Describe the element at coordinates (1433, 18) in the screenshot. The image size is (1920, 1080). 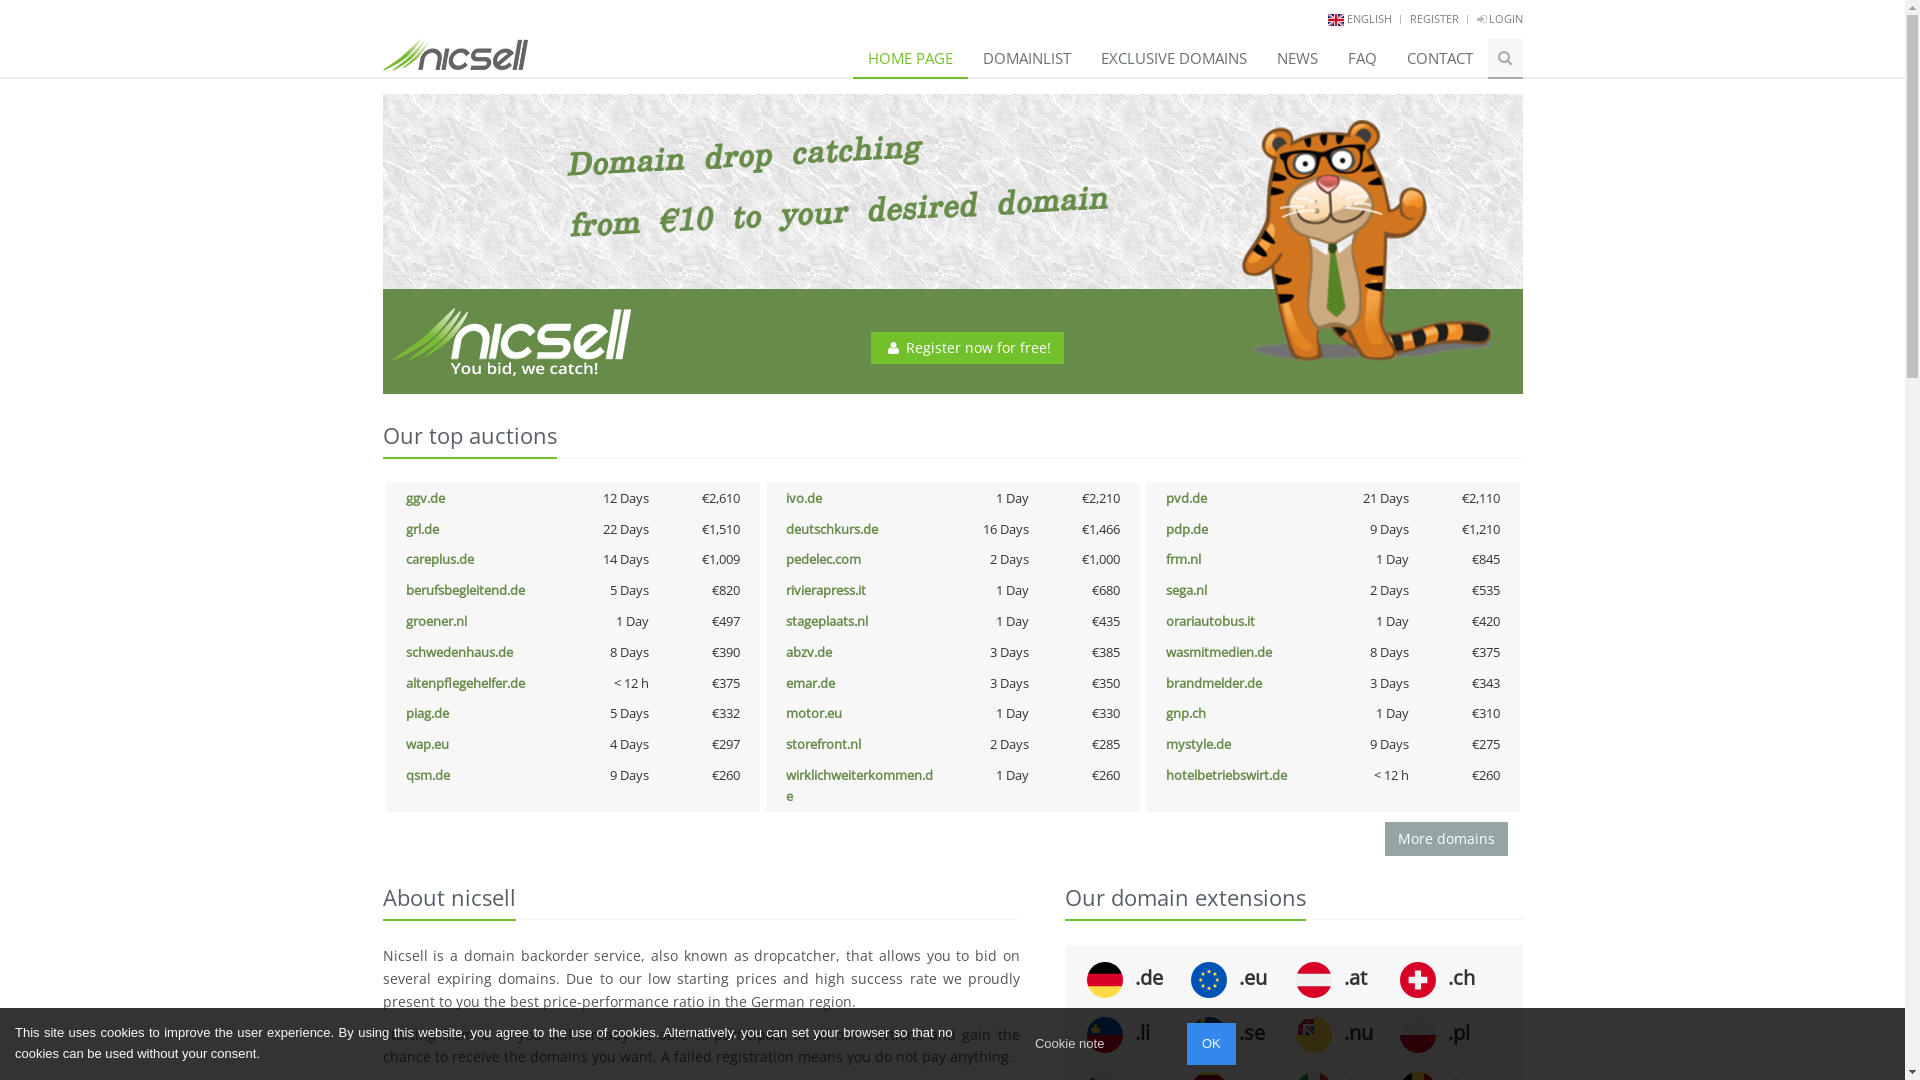
I see `'REGISTER'` at that location.